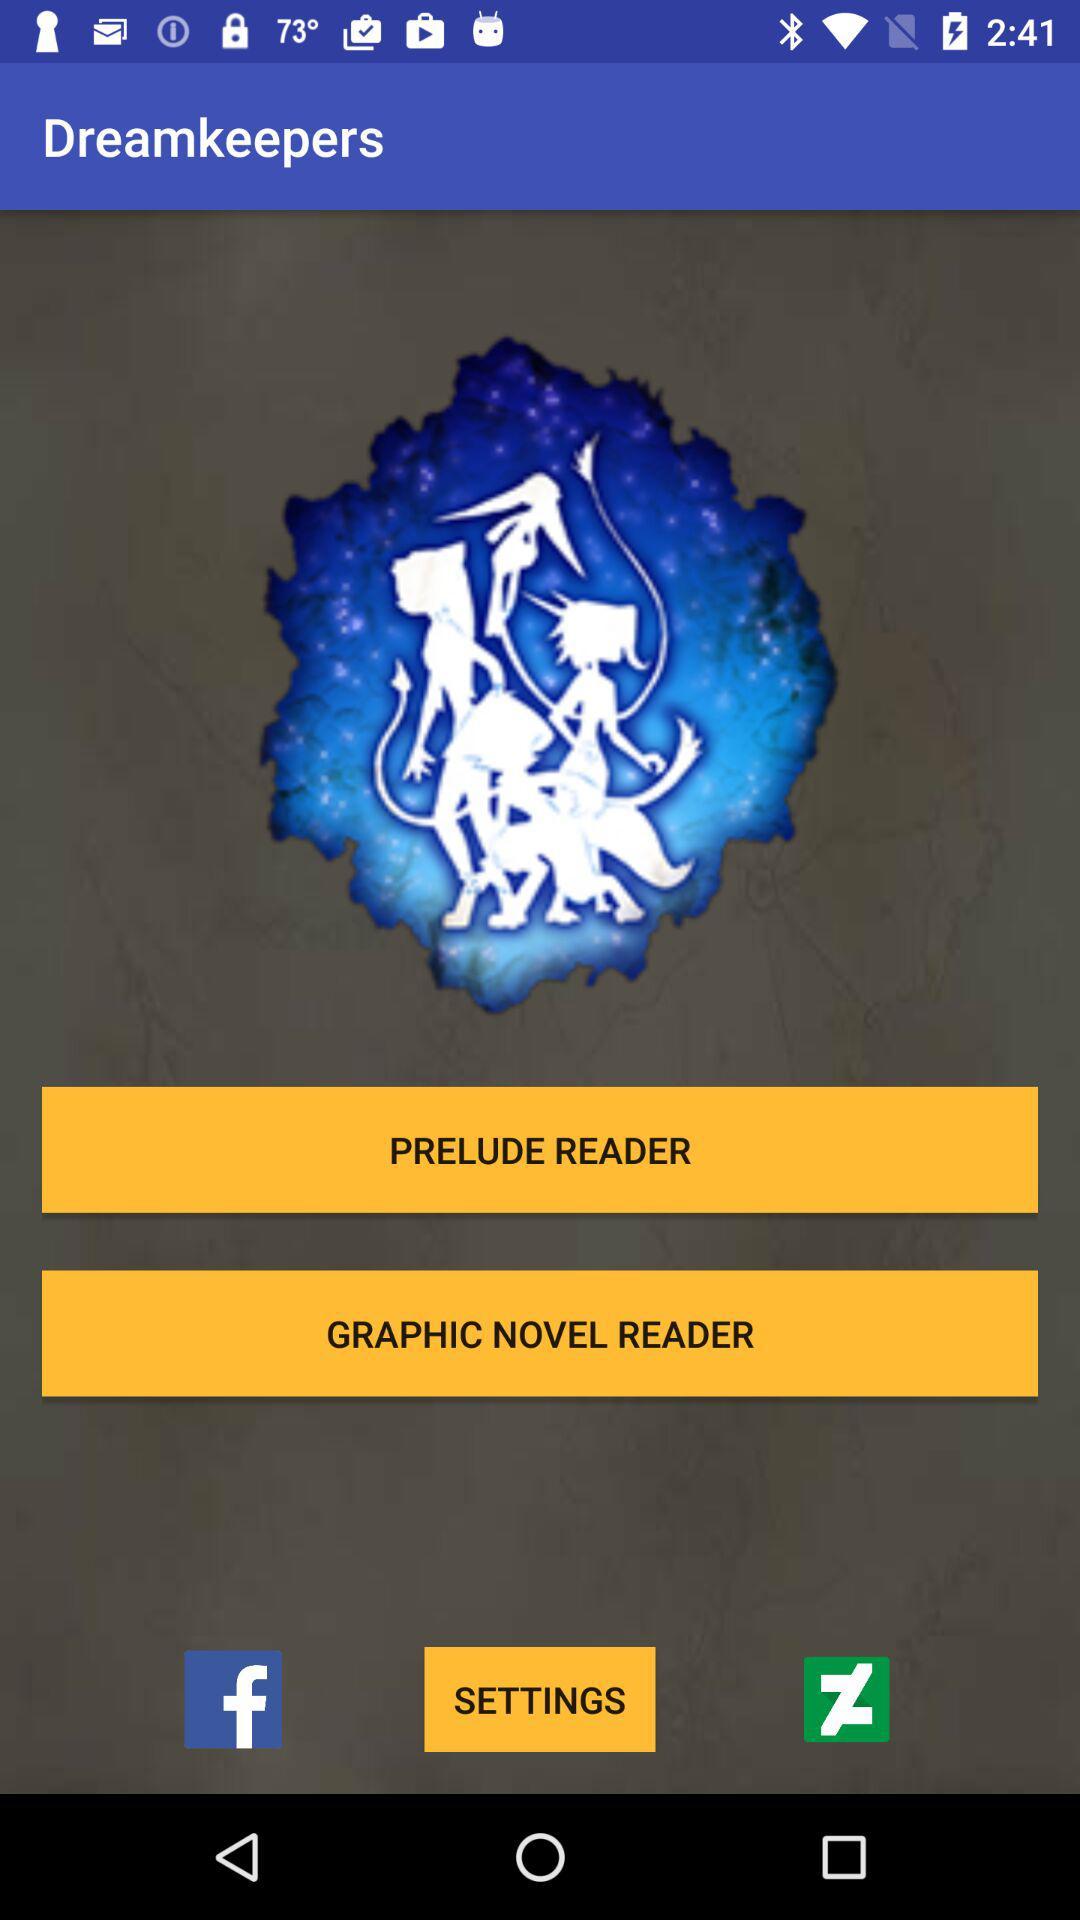  What do you see at coordinates (540, 645) in the screenshot?
I see `item below the dreamkeepers` at bounding box center [540, 645].